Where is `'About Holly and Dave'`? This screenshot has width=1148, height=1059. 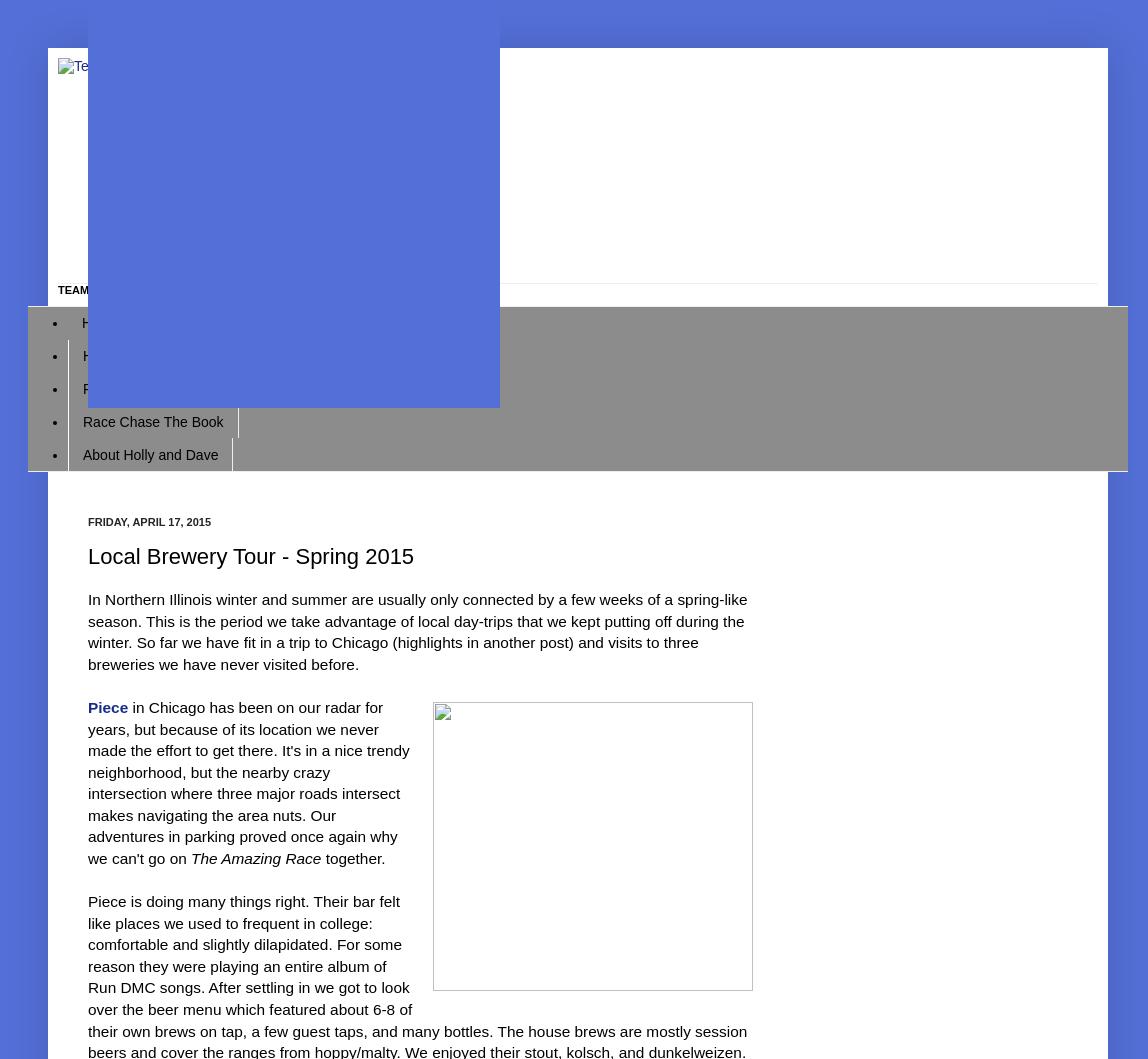 'About Holly and Dave' is located at coordinates (83, 453).